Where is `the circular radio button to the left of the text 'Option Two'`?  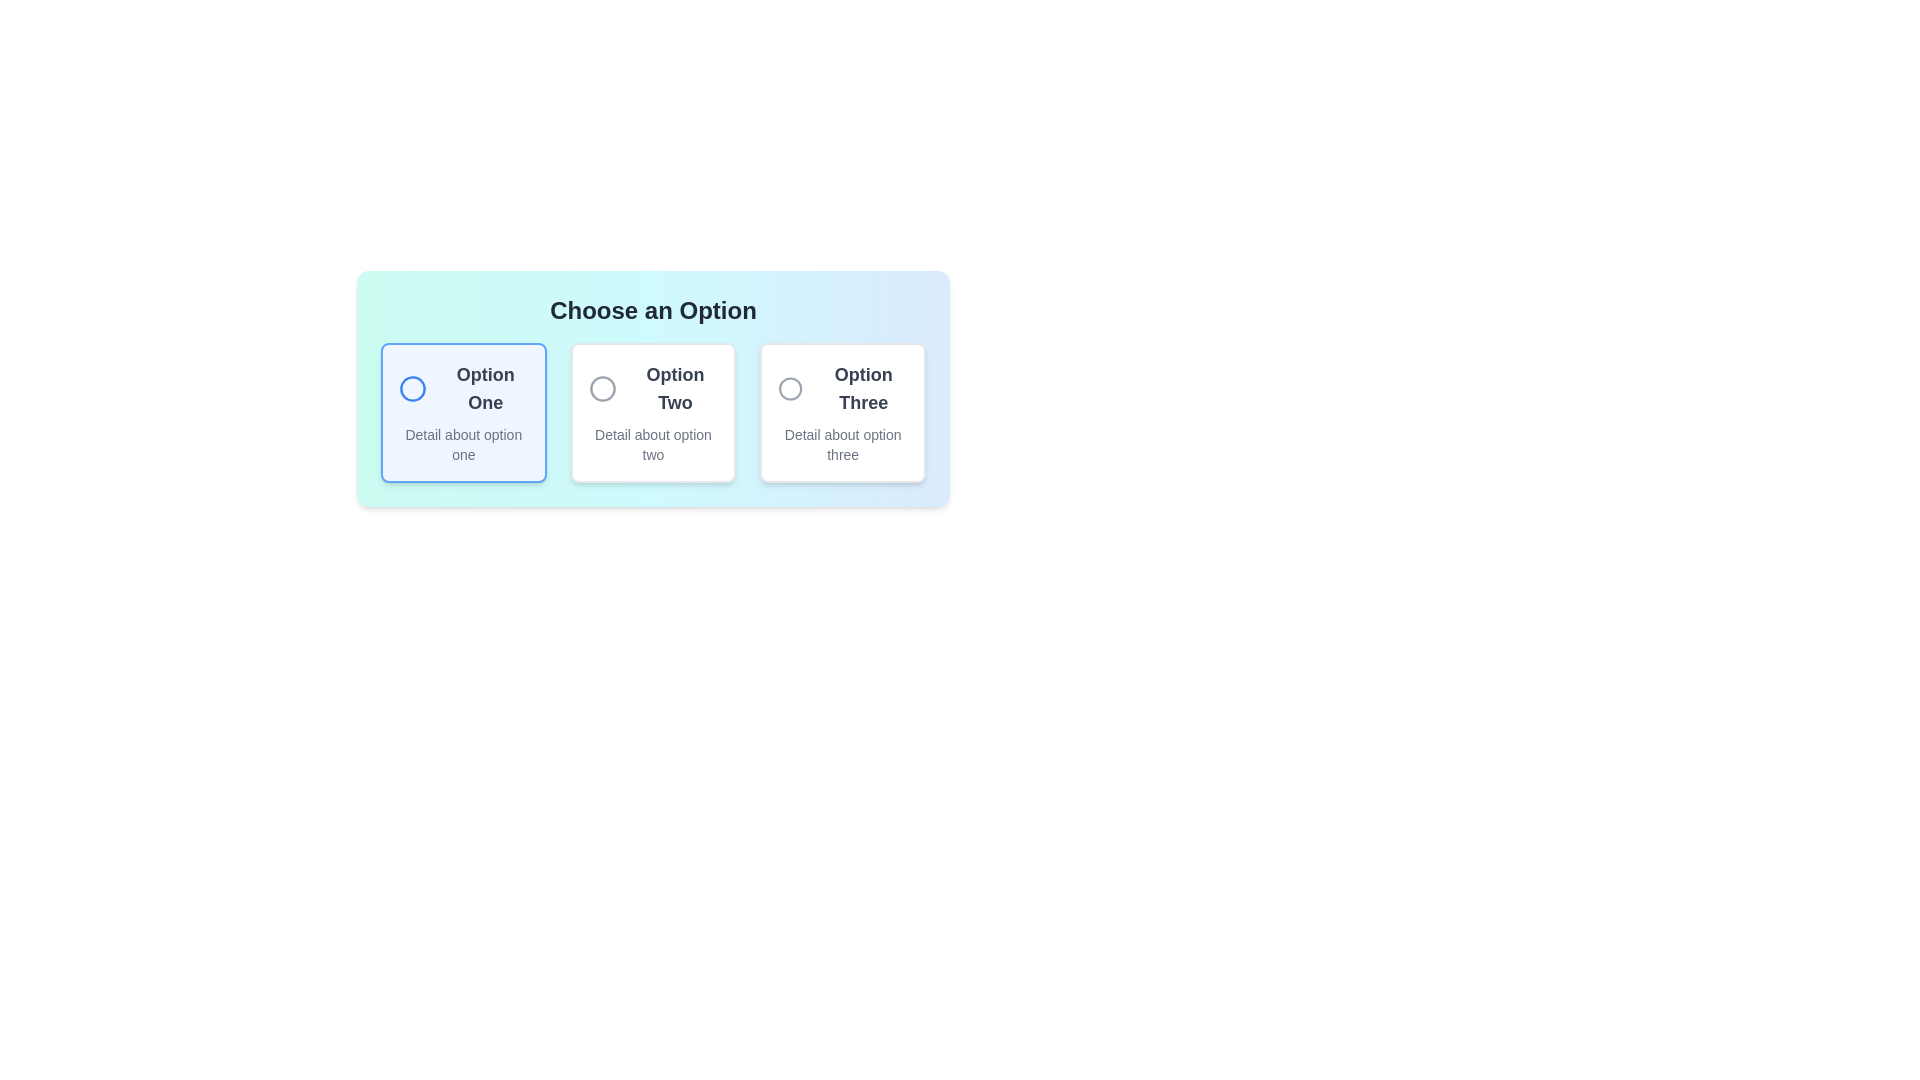
the circular radio button to the left of the text 'Option Two' is located at coordinates (601, 389).